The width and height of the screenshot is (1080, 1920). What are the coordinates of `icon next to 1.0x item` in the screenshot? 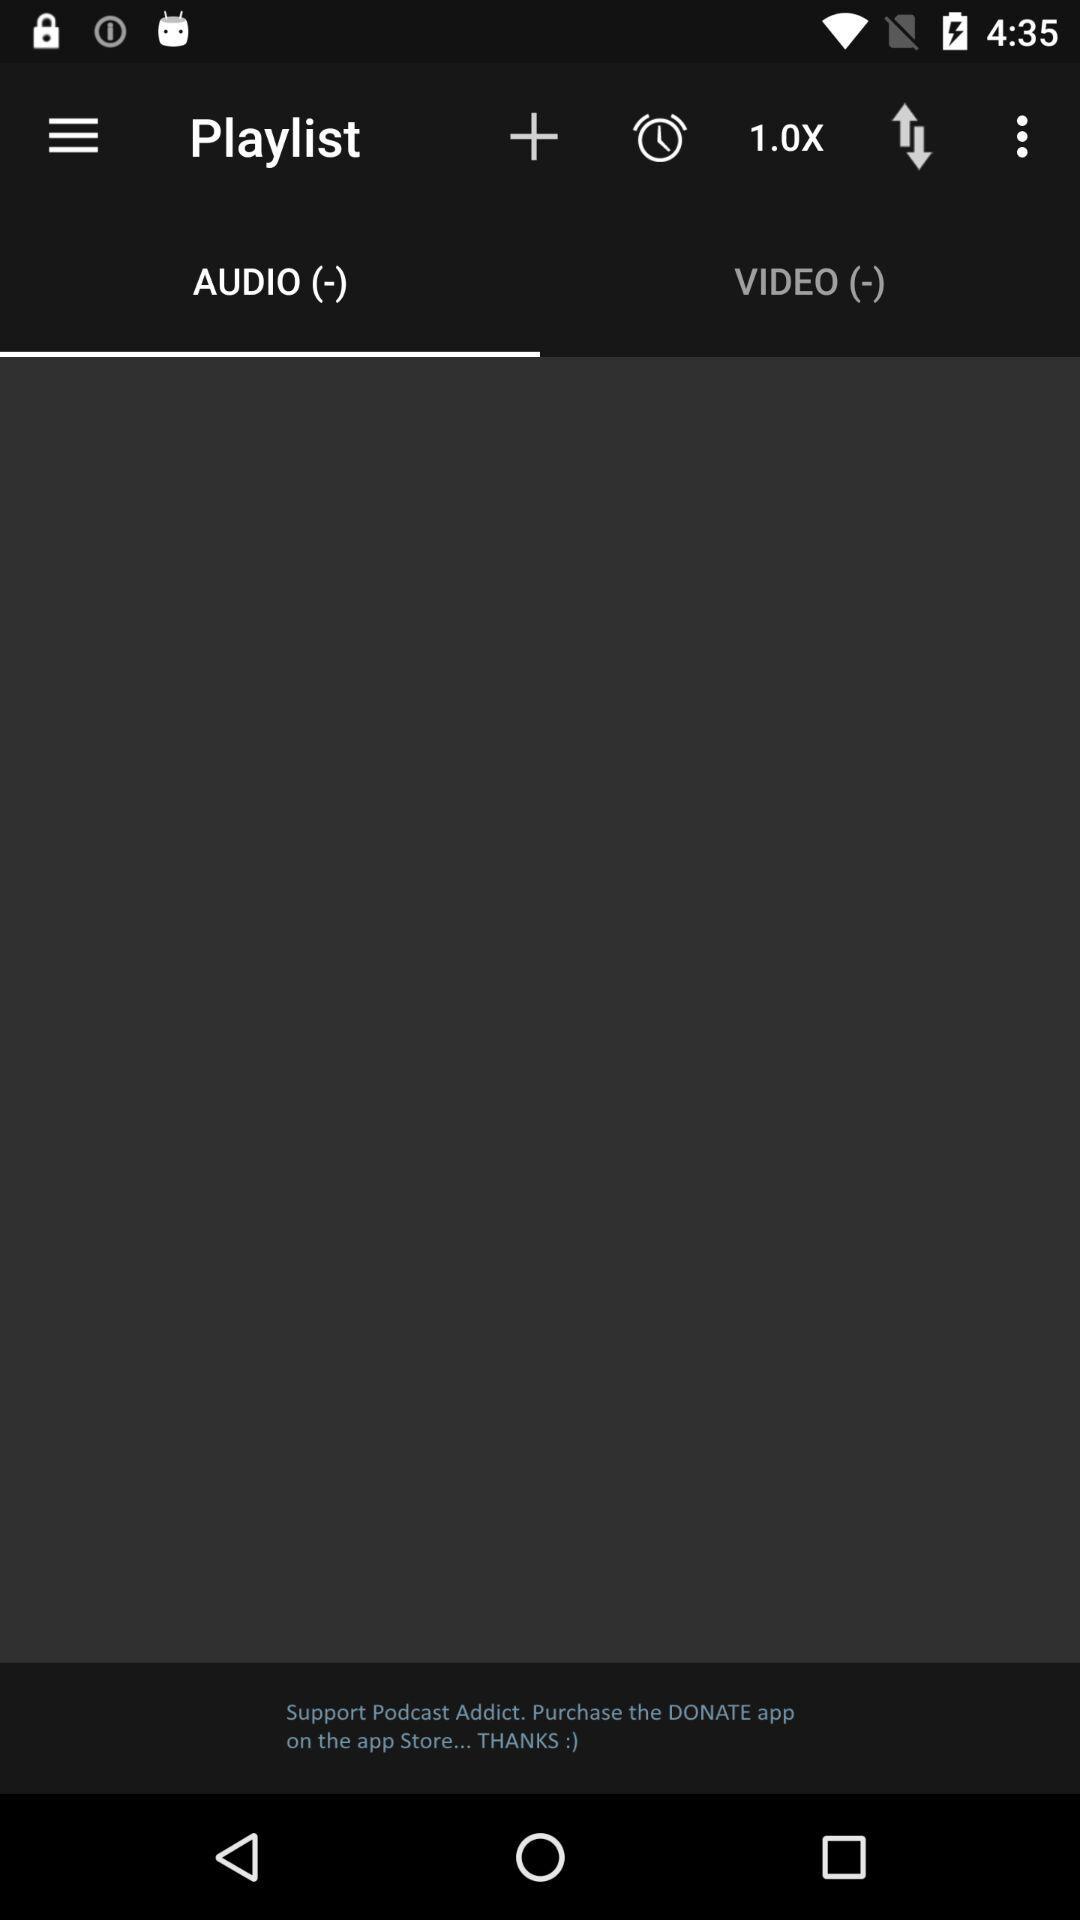 It's located at (659, 135).